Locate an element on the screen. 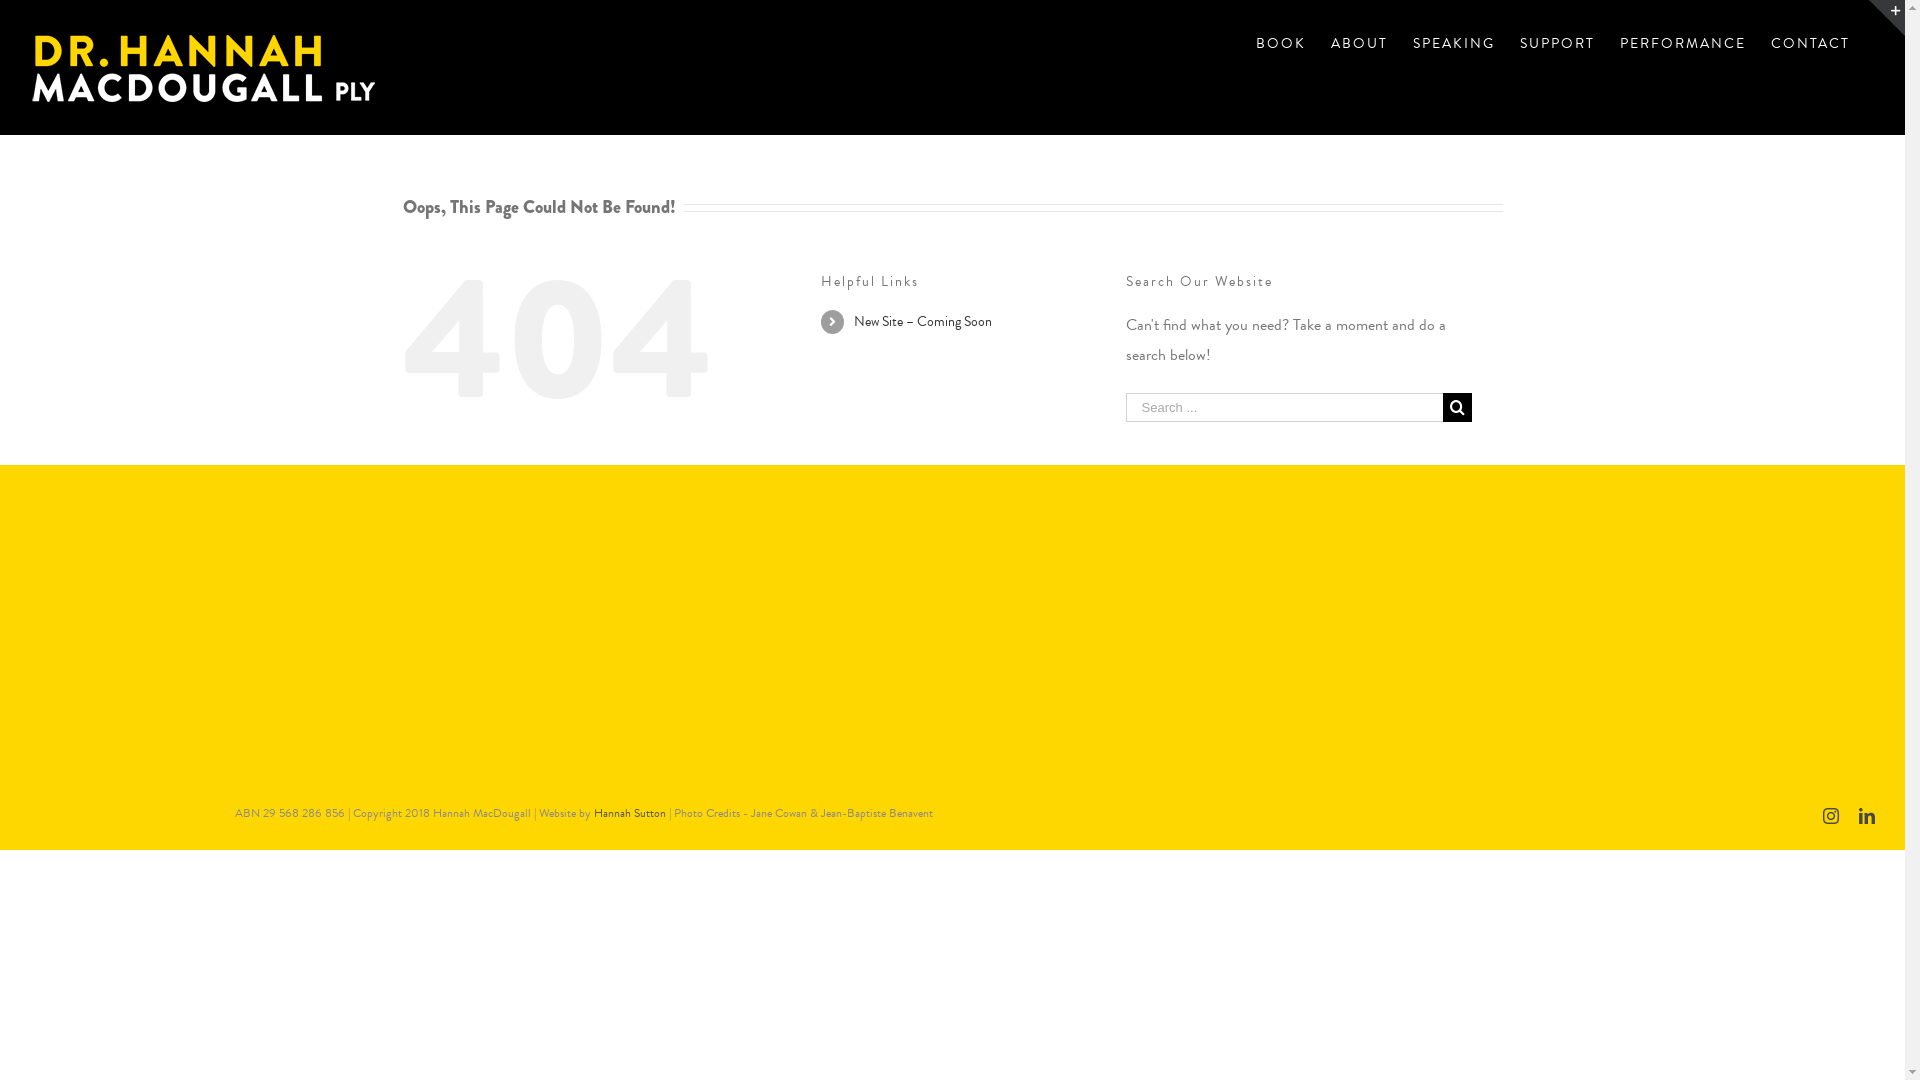 Image resolution: width=1920 pixels, height=1080 pixels. 'LinkedIn' is located at coordinates (1866, 816).